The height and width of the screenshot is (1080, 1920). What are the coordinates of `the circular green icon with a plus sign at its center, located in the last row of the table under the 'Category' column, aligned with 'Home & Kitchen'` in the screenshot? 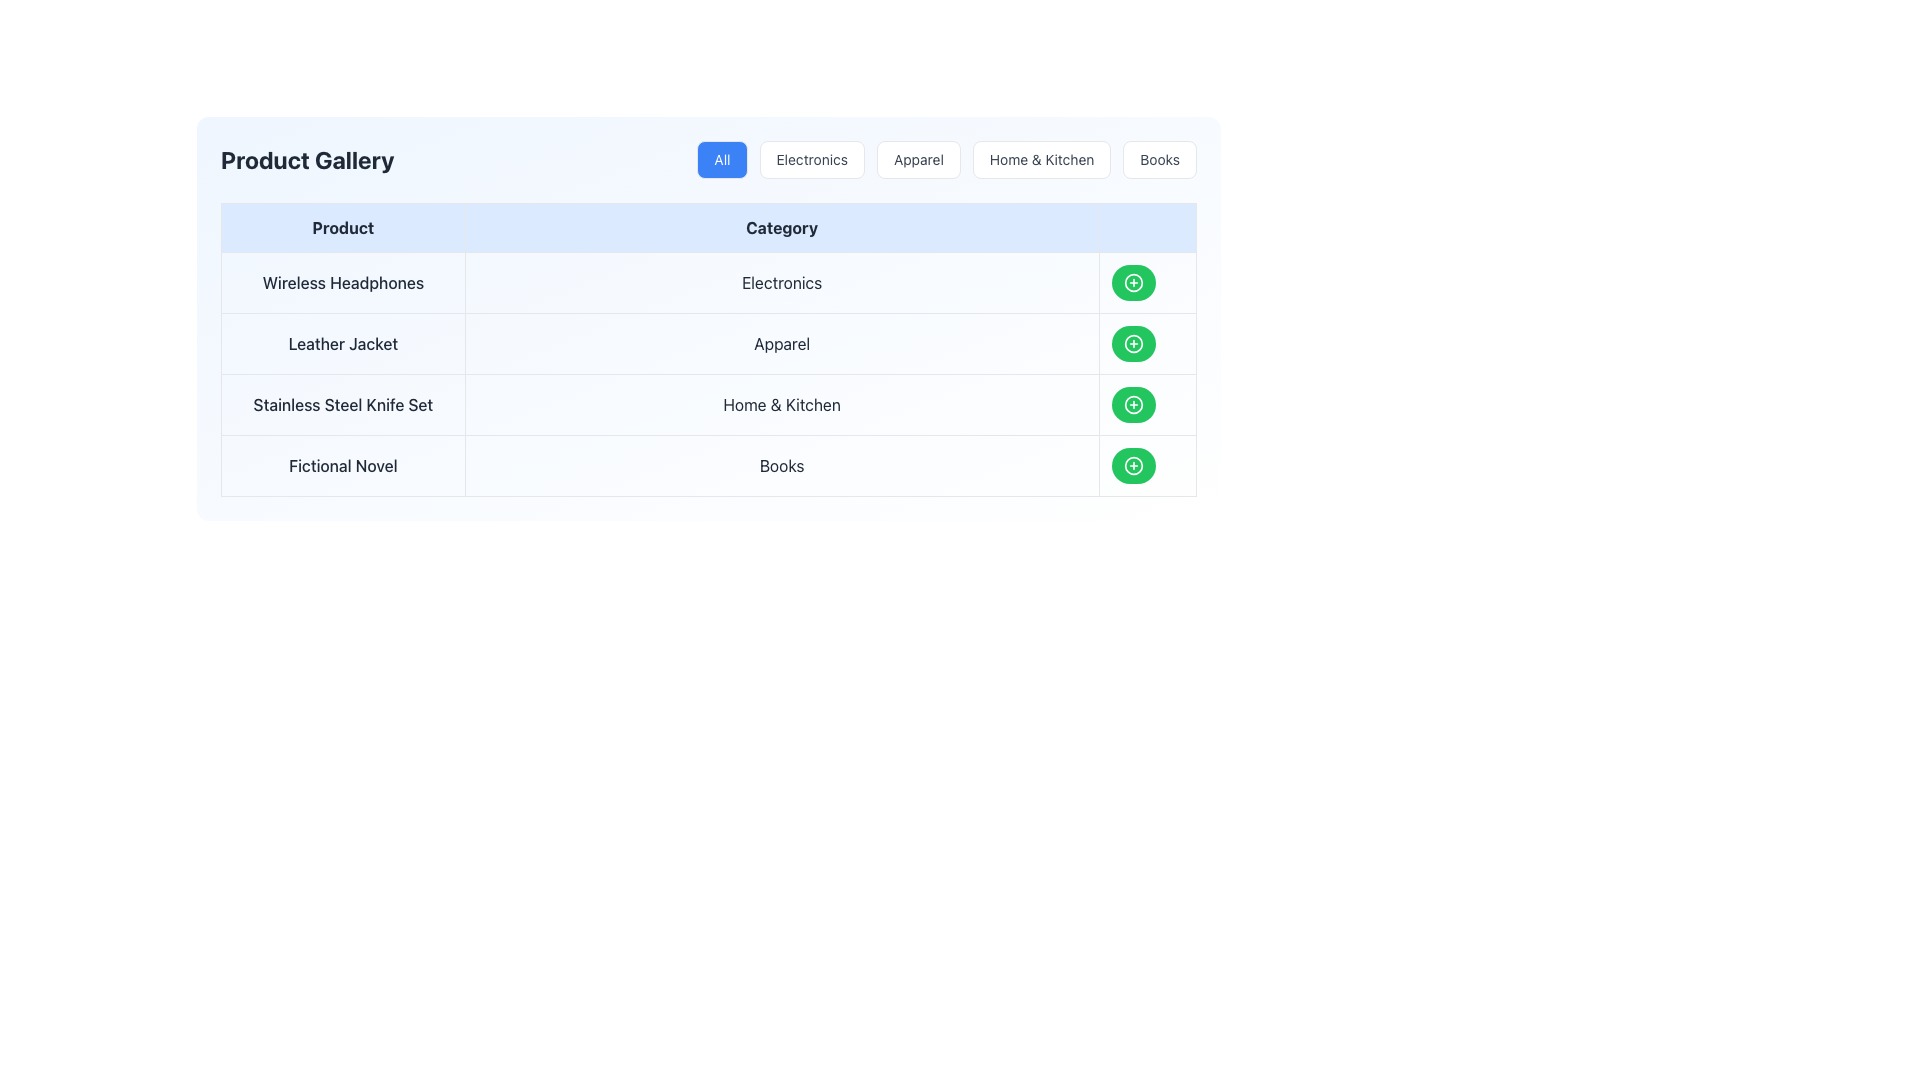 It's located at (1133, 405).